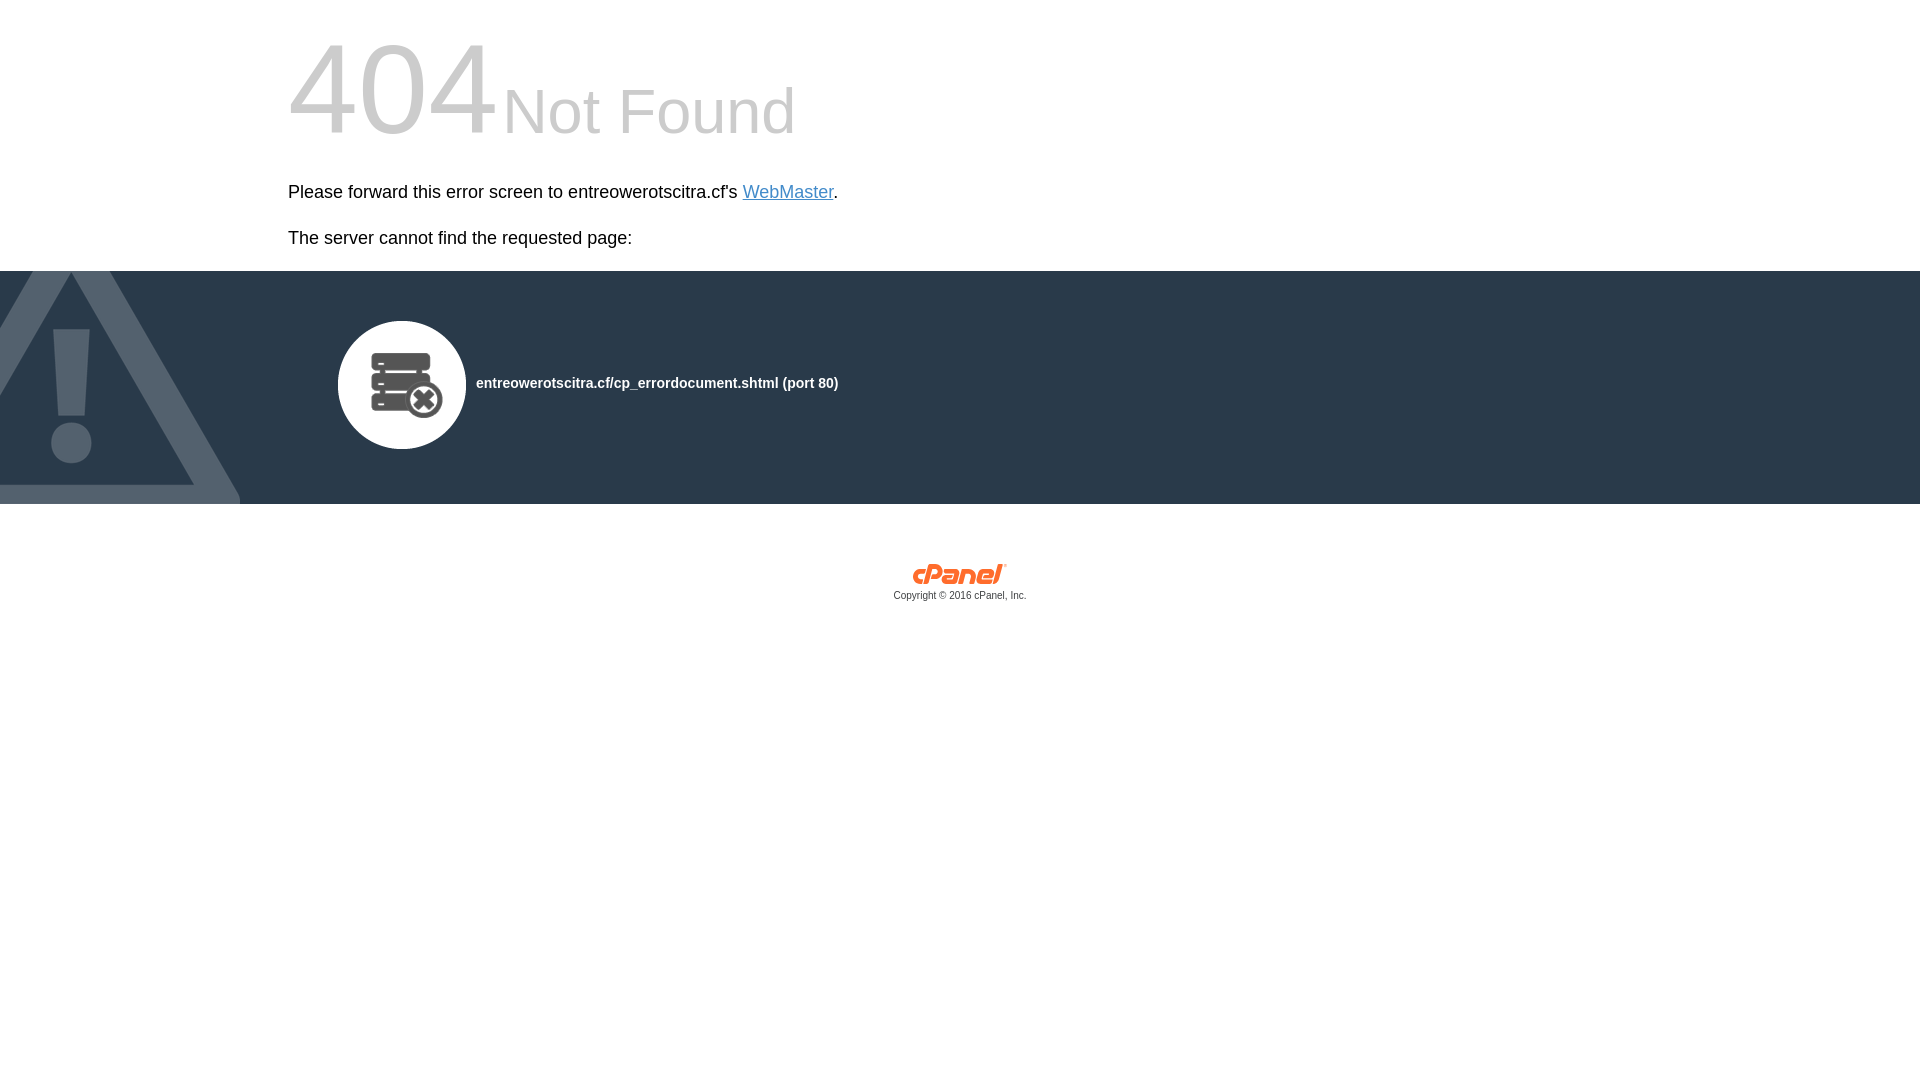  Describe the element at coordinates (742, 192) in the screenshot. I see `'WebMaster'` at that location.